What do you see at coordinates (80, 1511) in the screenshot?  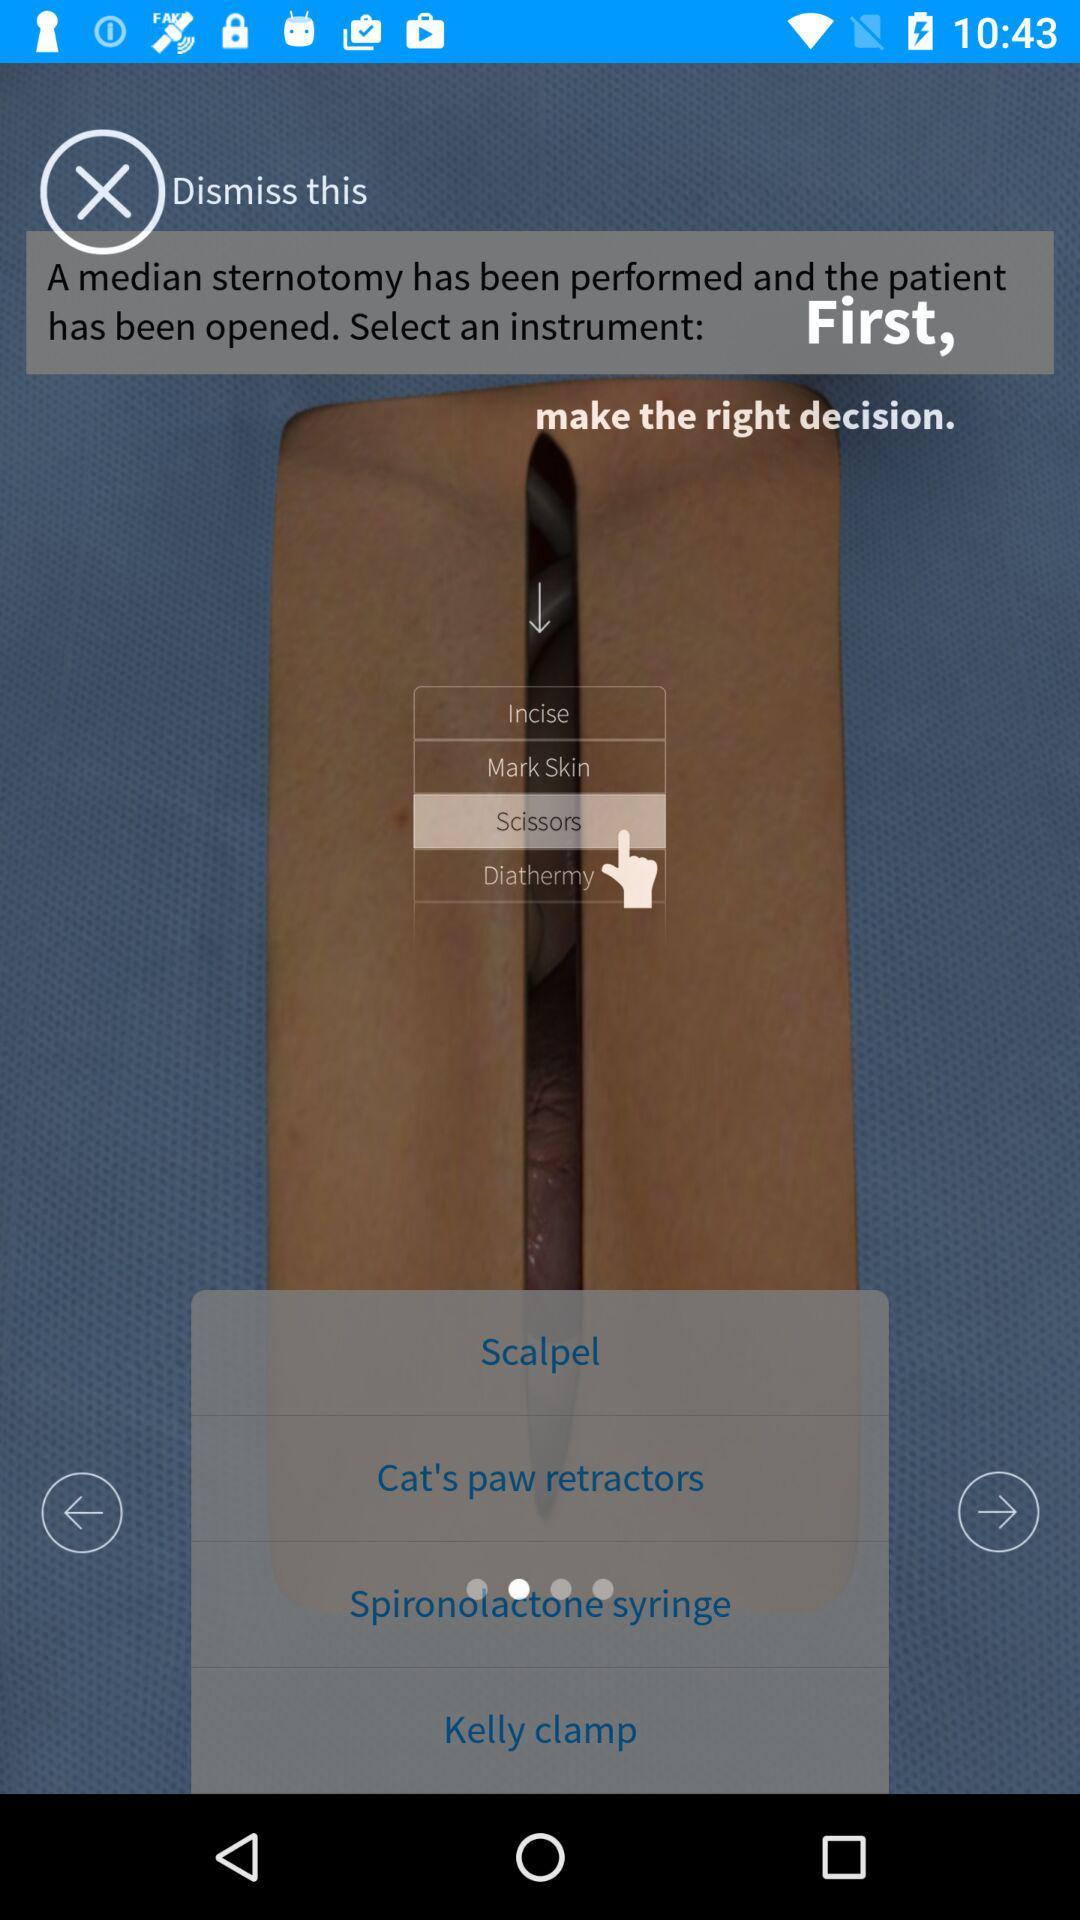 I see `the arrow_backward icon` at bounding box center [80, 1511].